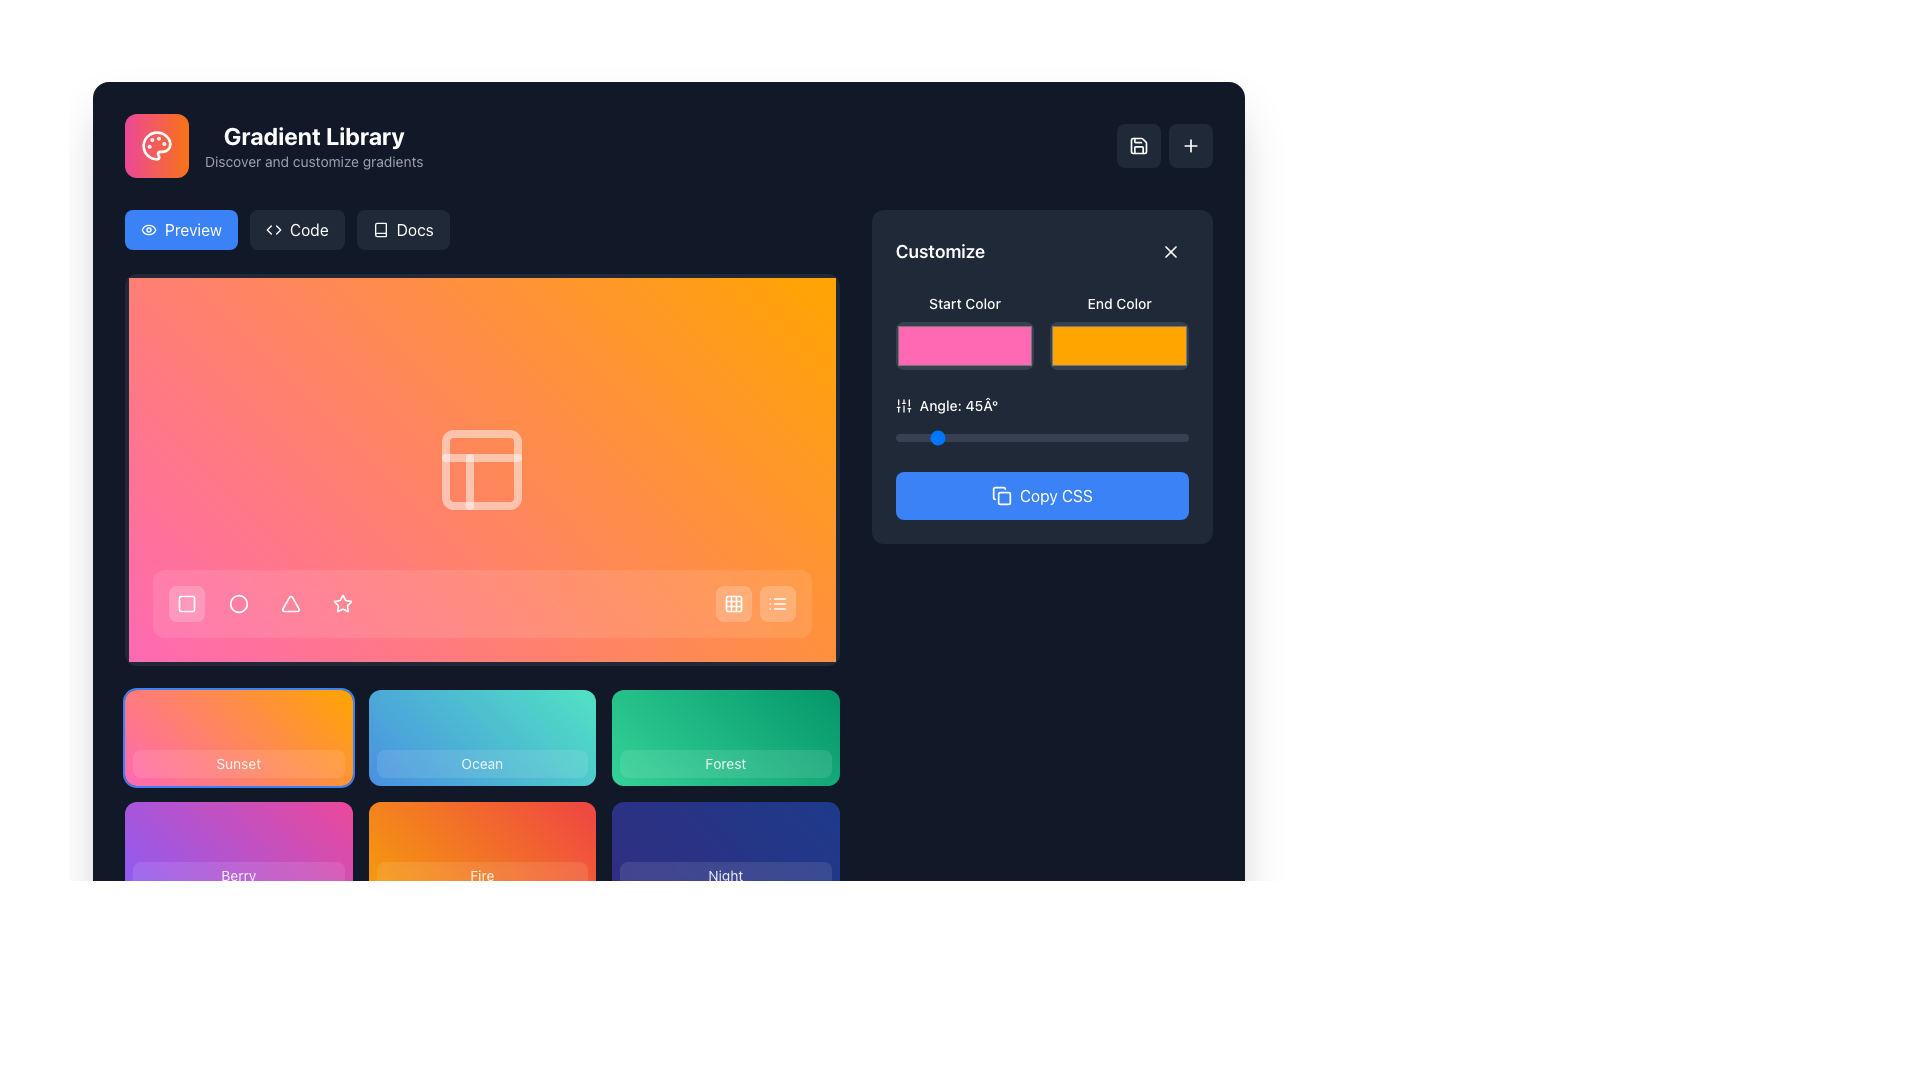 The height and width of the screenshot is (1080, 1920). I want to click on the Color picker element for 'End Color' located in the second column of the 'Customize' section, so click(1118, 331).